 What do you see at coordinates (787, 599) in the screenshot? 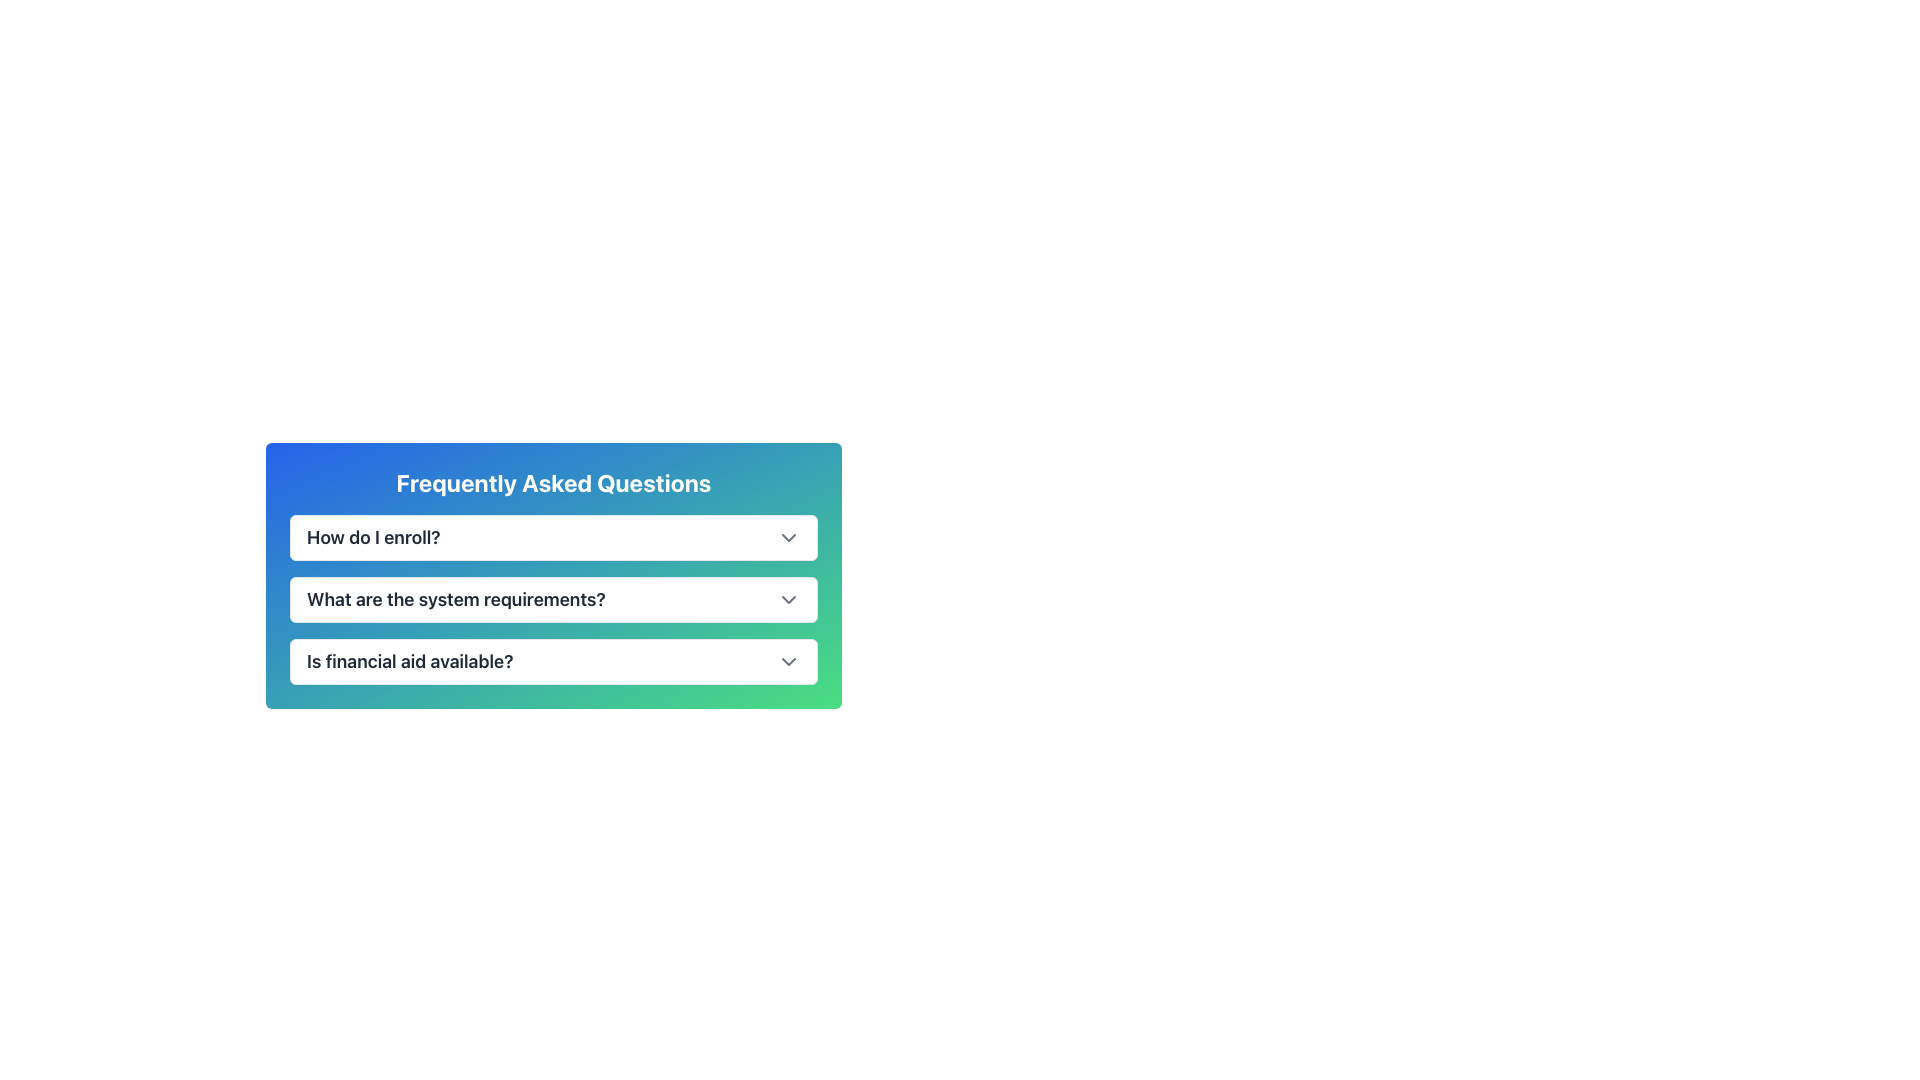
I see `the downward chevron icon` at bounding box center [787, 599].